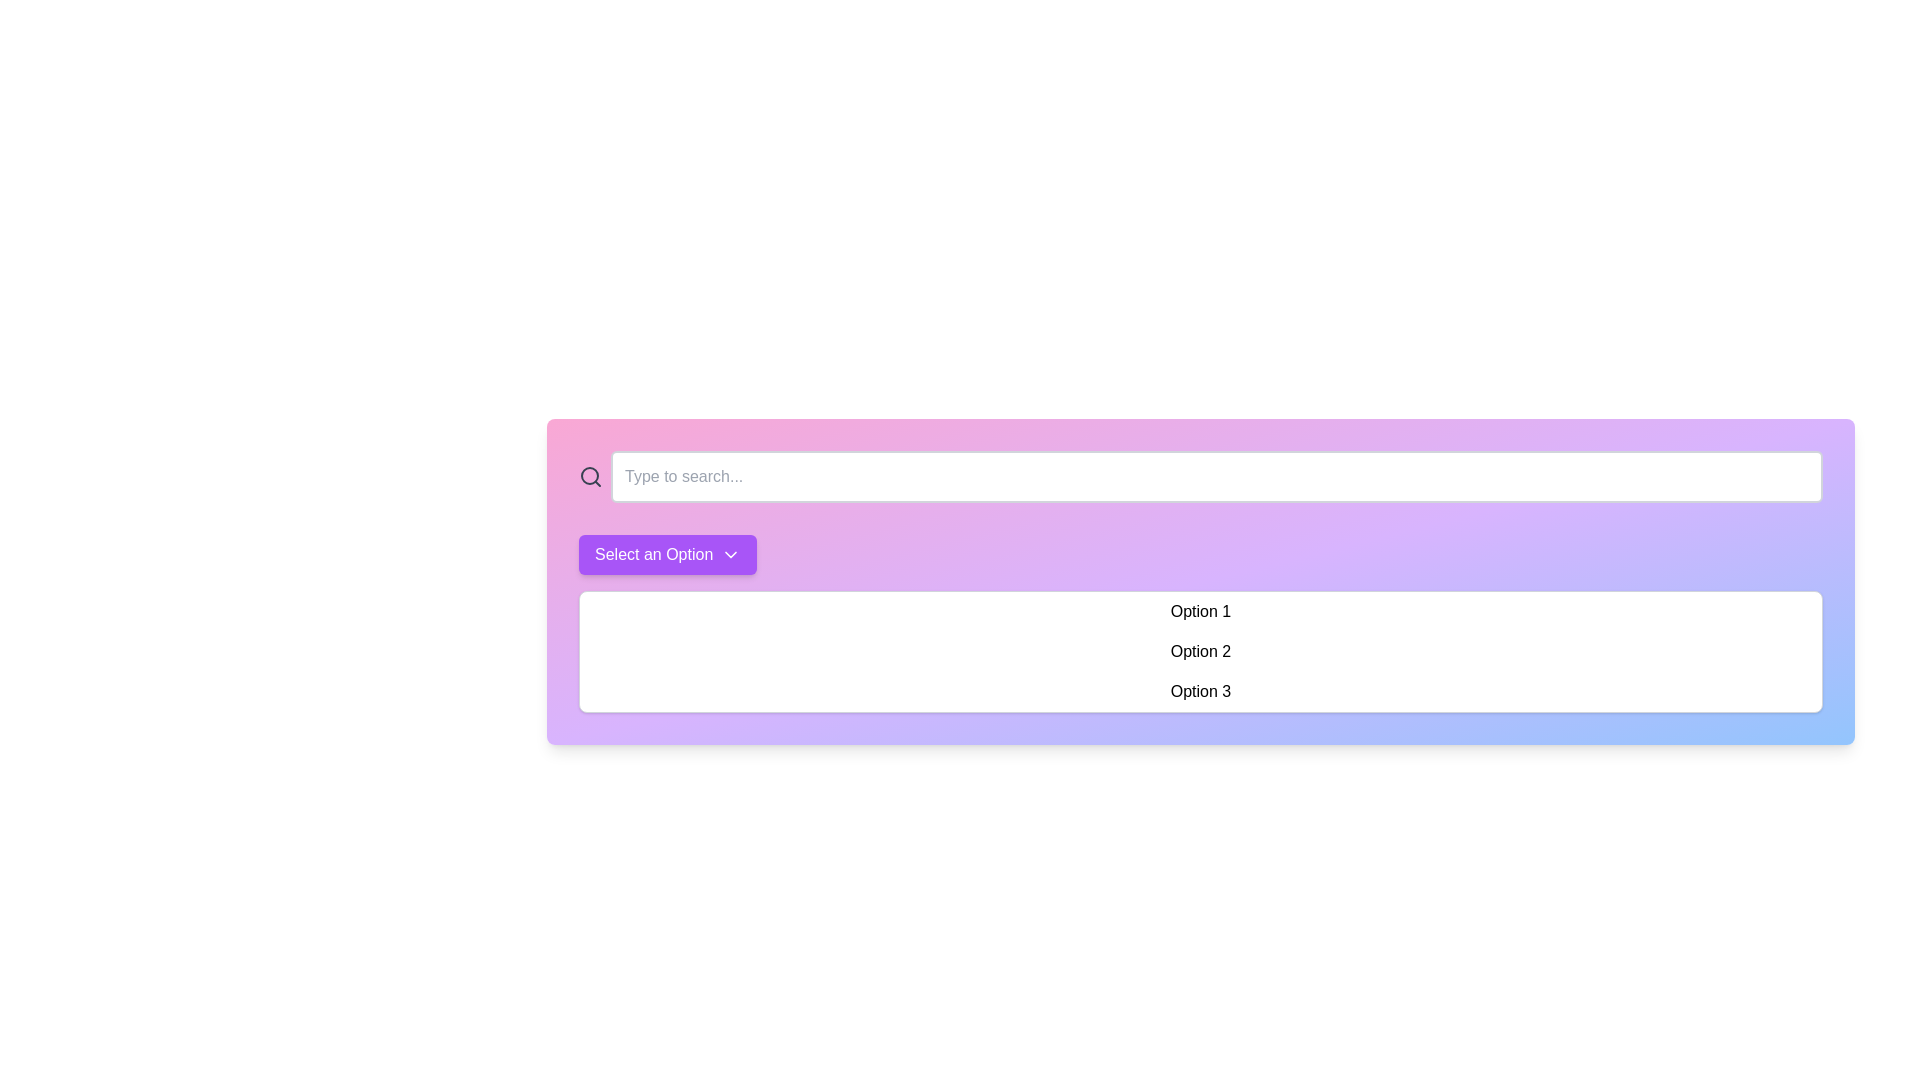  I want to click on the circular graphical component of the magnifying glass icon located to the left of the search input field, so click(589, 475).